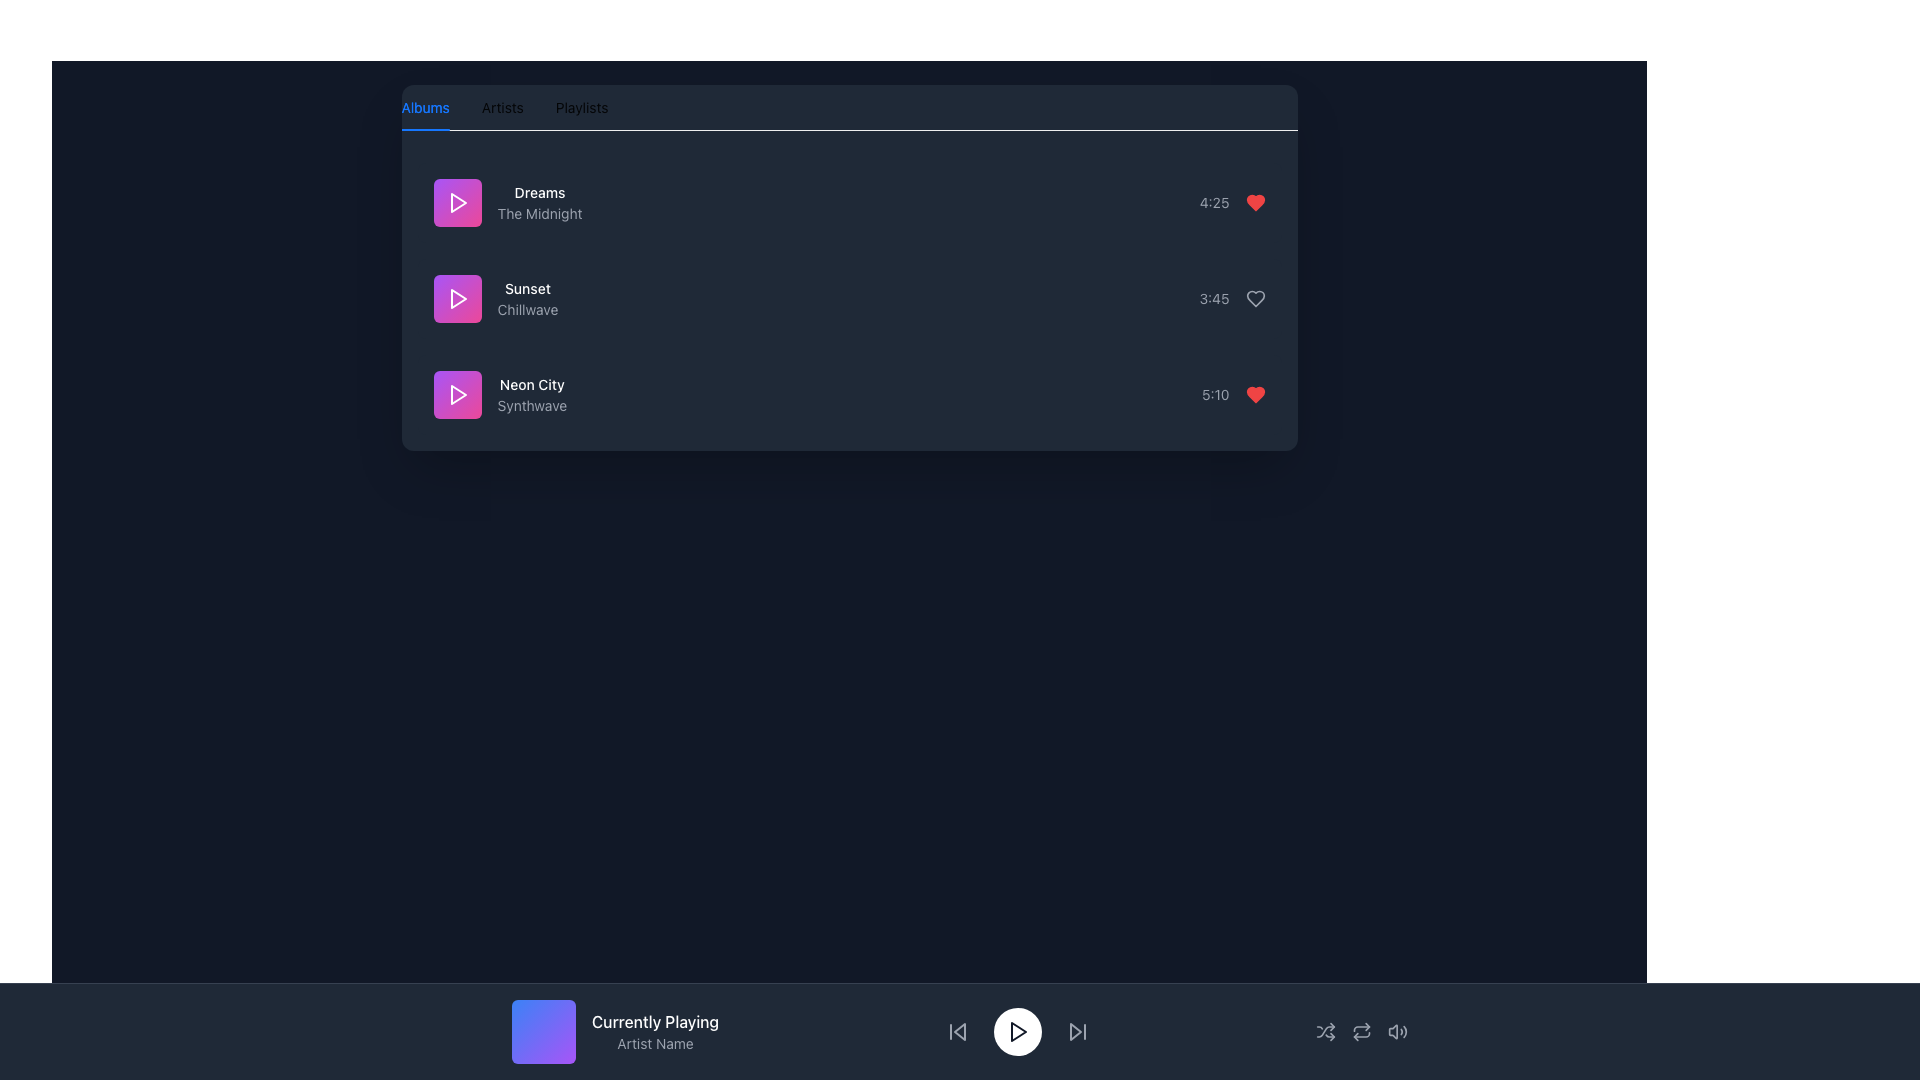  What do you see at coordinates (502, 108) in the screenshot?
I see `the 'Artists' tab in the horizontal tab navigation menu` at bounding box center [502, 108].